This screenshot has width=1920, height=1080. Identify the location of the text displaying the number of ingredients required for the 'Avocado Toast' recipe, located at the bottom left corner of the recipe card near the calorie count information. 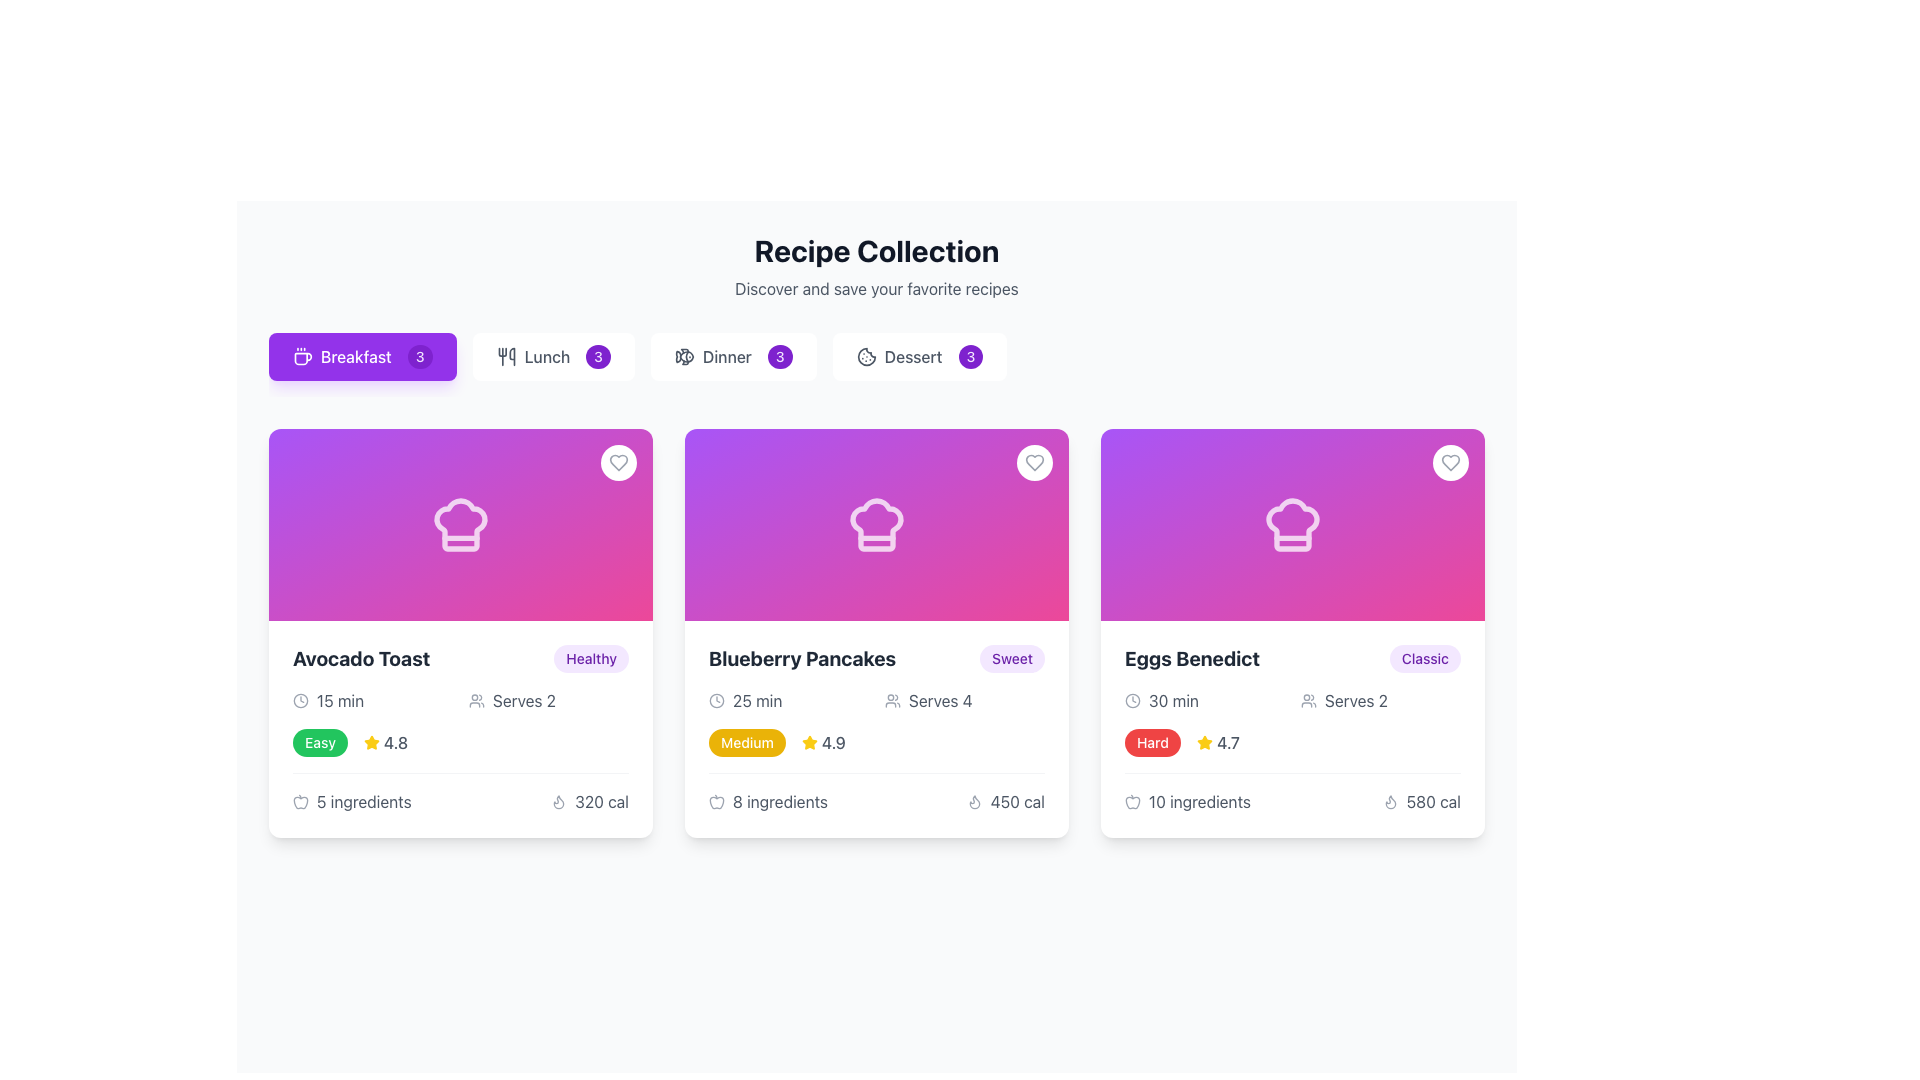
(352, 801).